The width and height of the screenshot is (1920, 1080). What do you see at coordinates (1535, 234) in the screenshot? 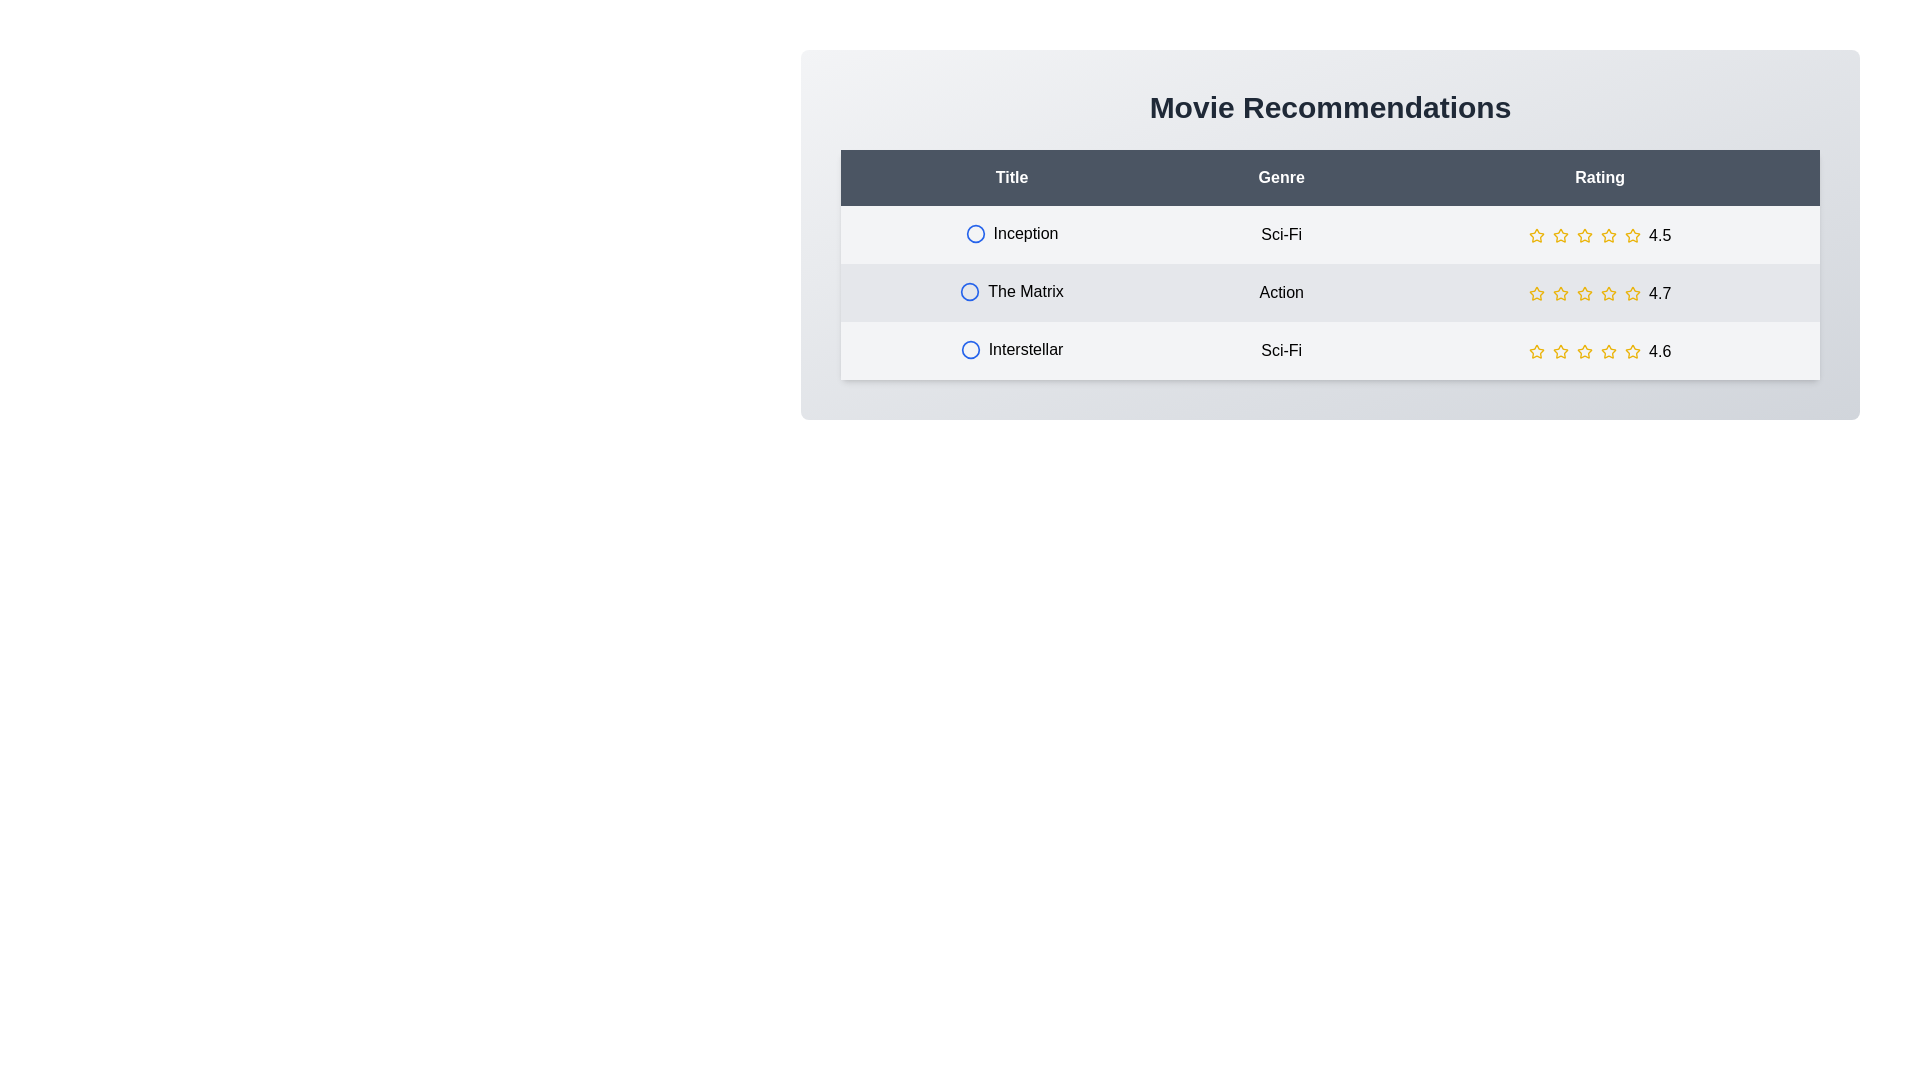
I see `the star rating for a movie to 1 stars` at bounding box center [1535, 234].